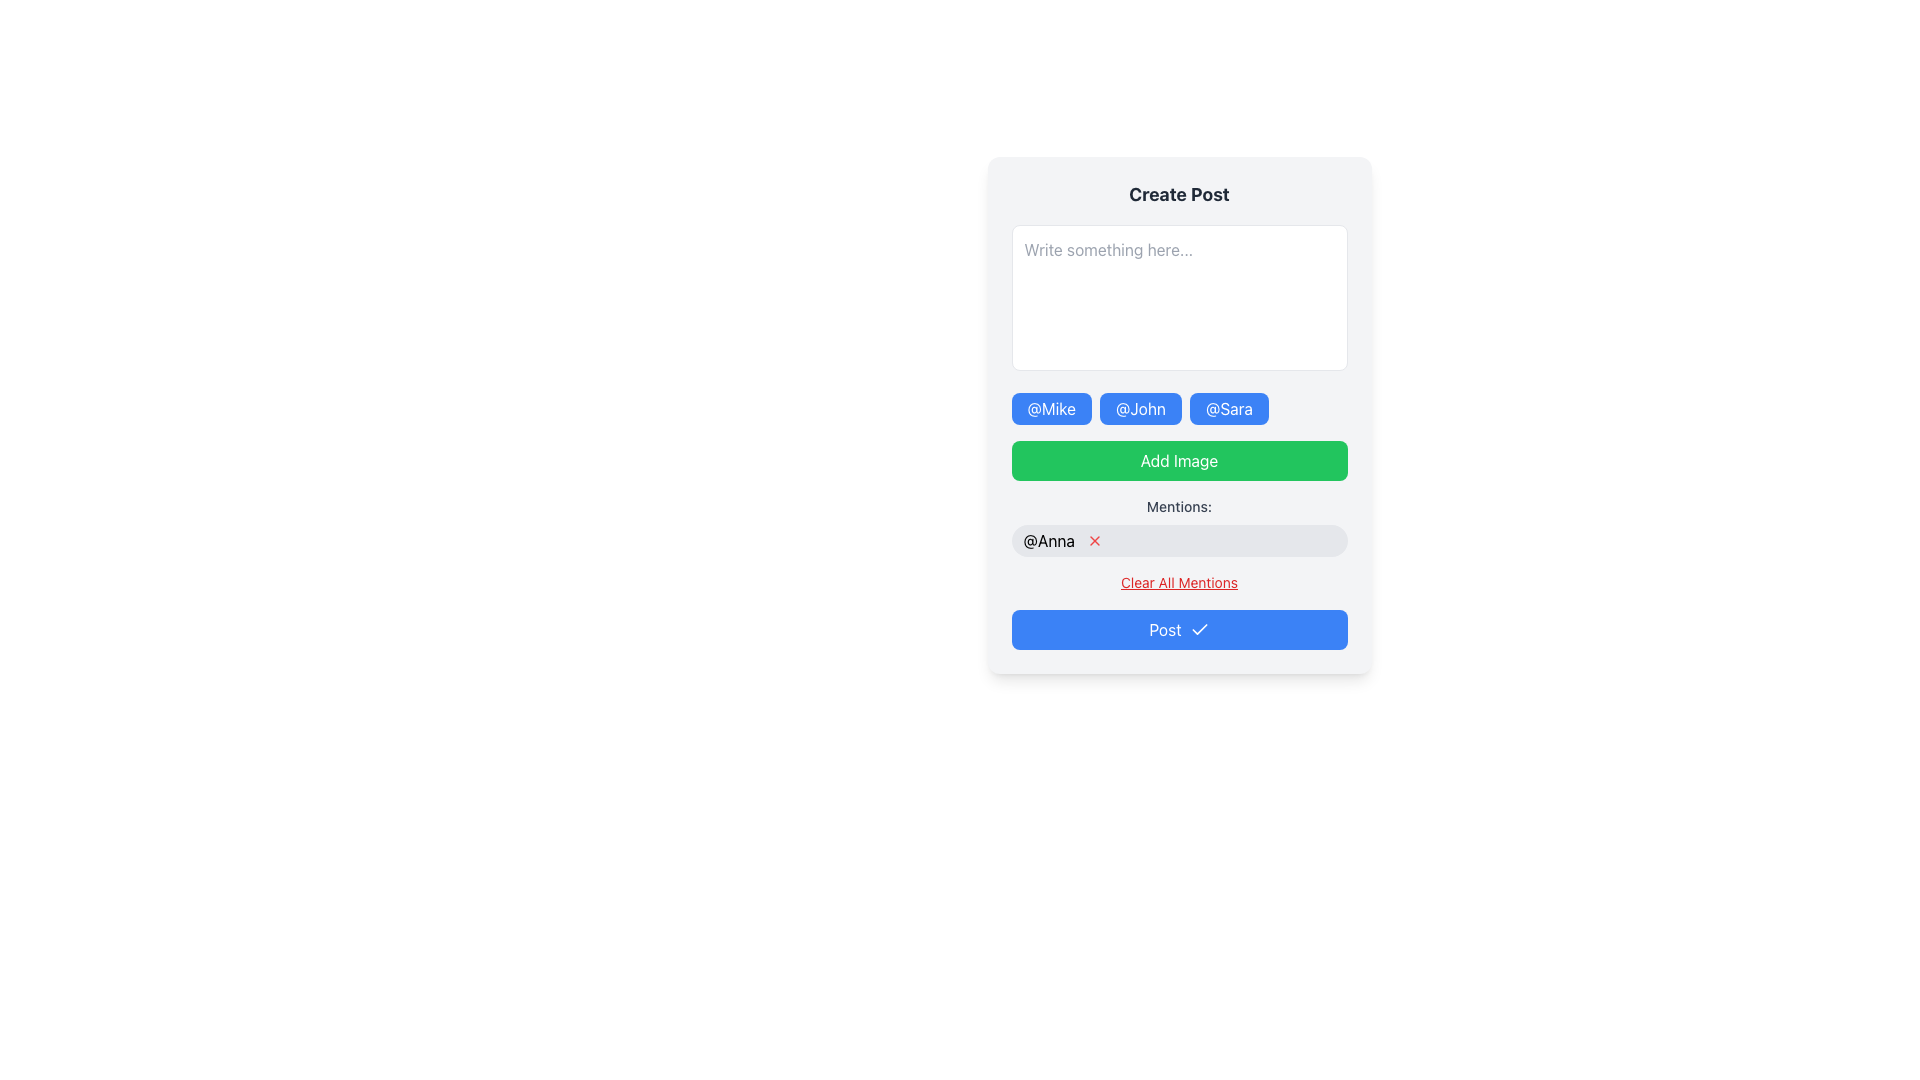 The height and width of the screenshot is (1080, 1920). Describe the element at coordinates (1050, 407) in the screenshot. I see `the '@Mike' mention tag button, which is the first button in a row of user mention buttons located below the 'Create Post' text input box` at that location.